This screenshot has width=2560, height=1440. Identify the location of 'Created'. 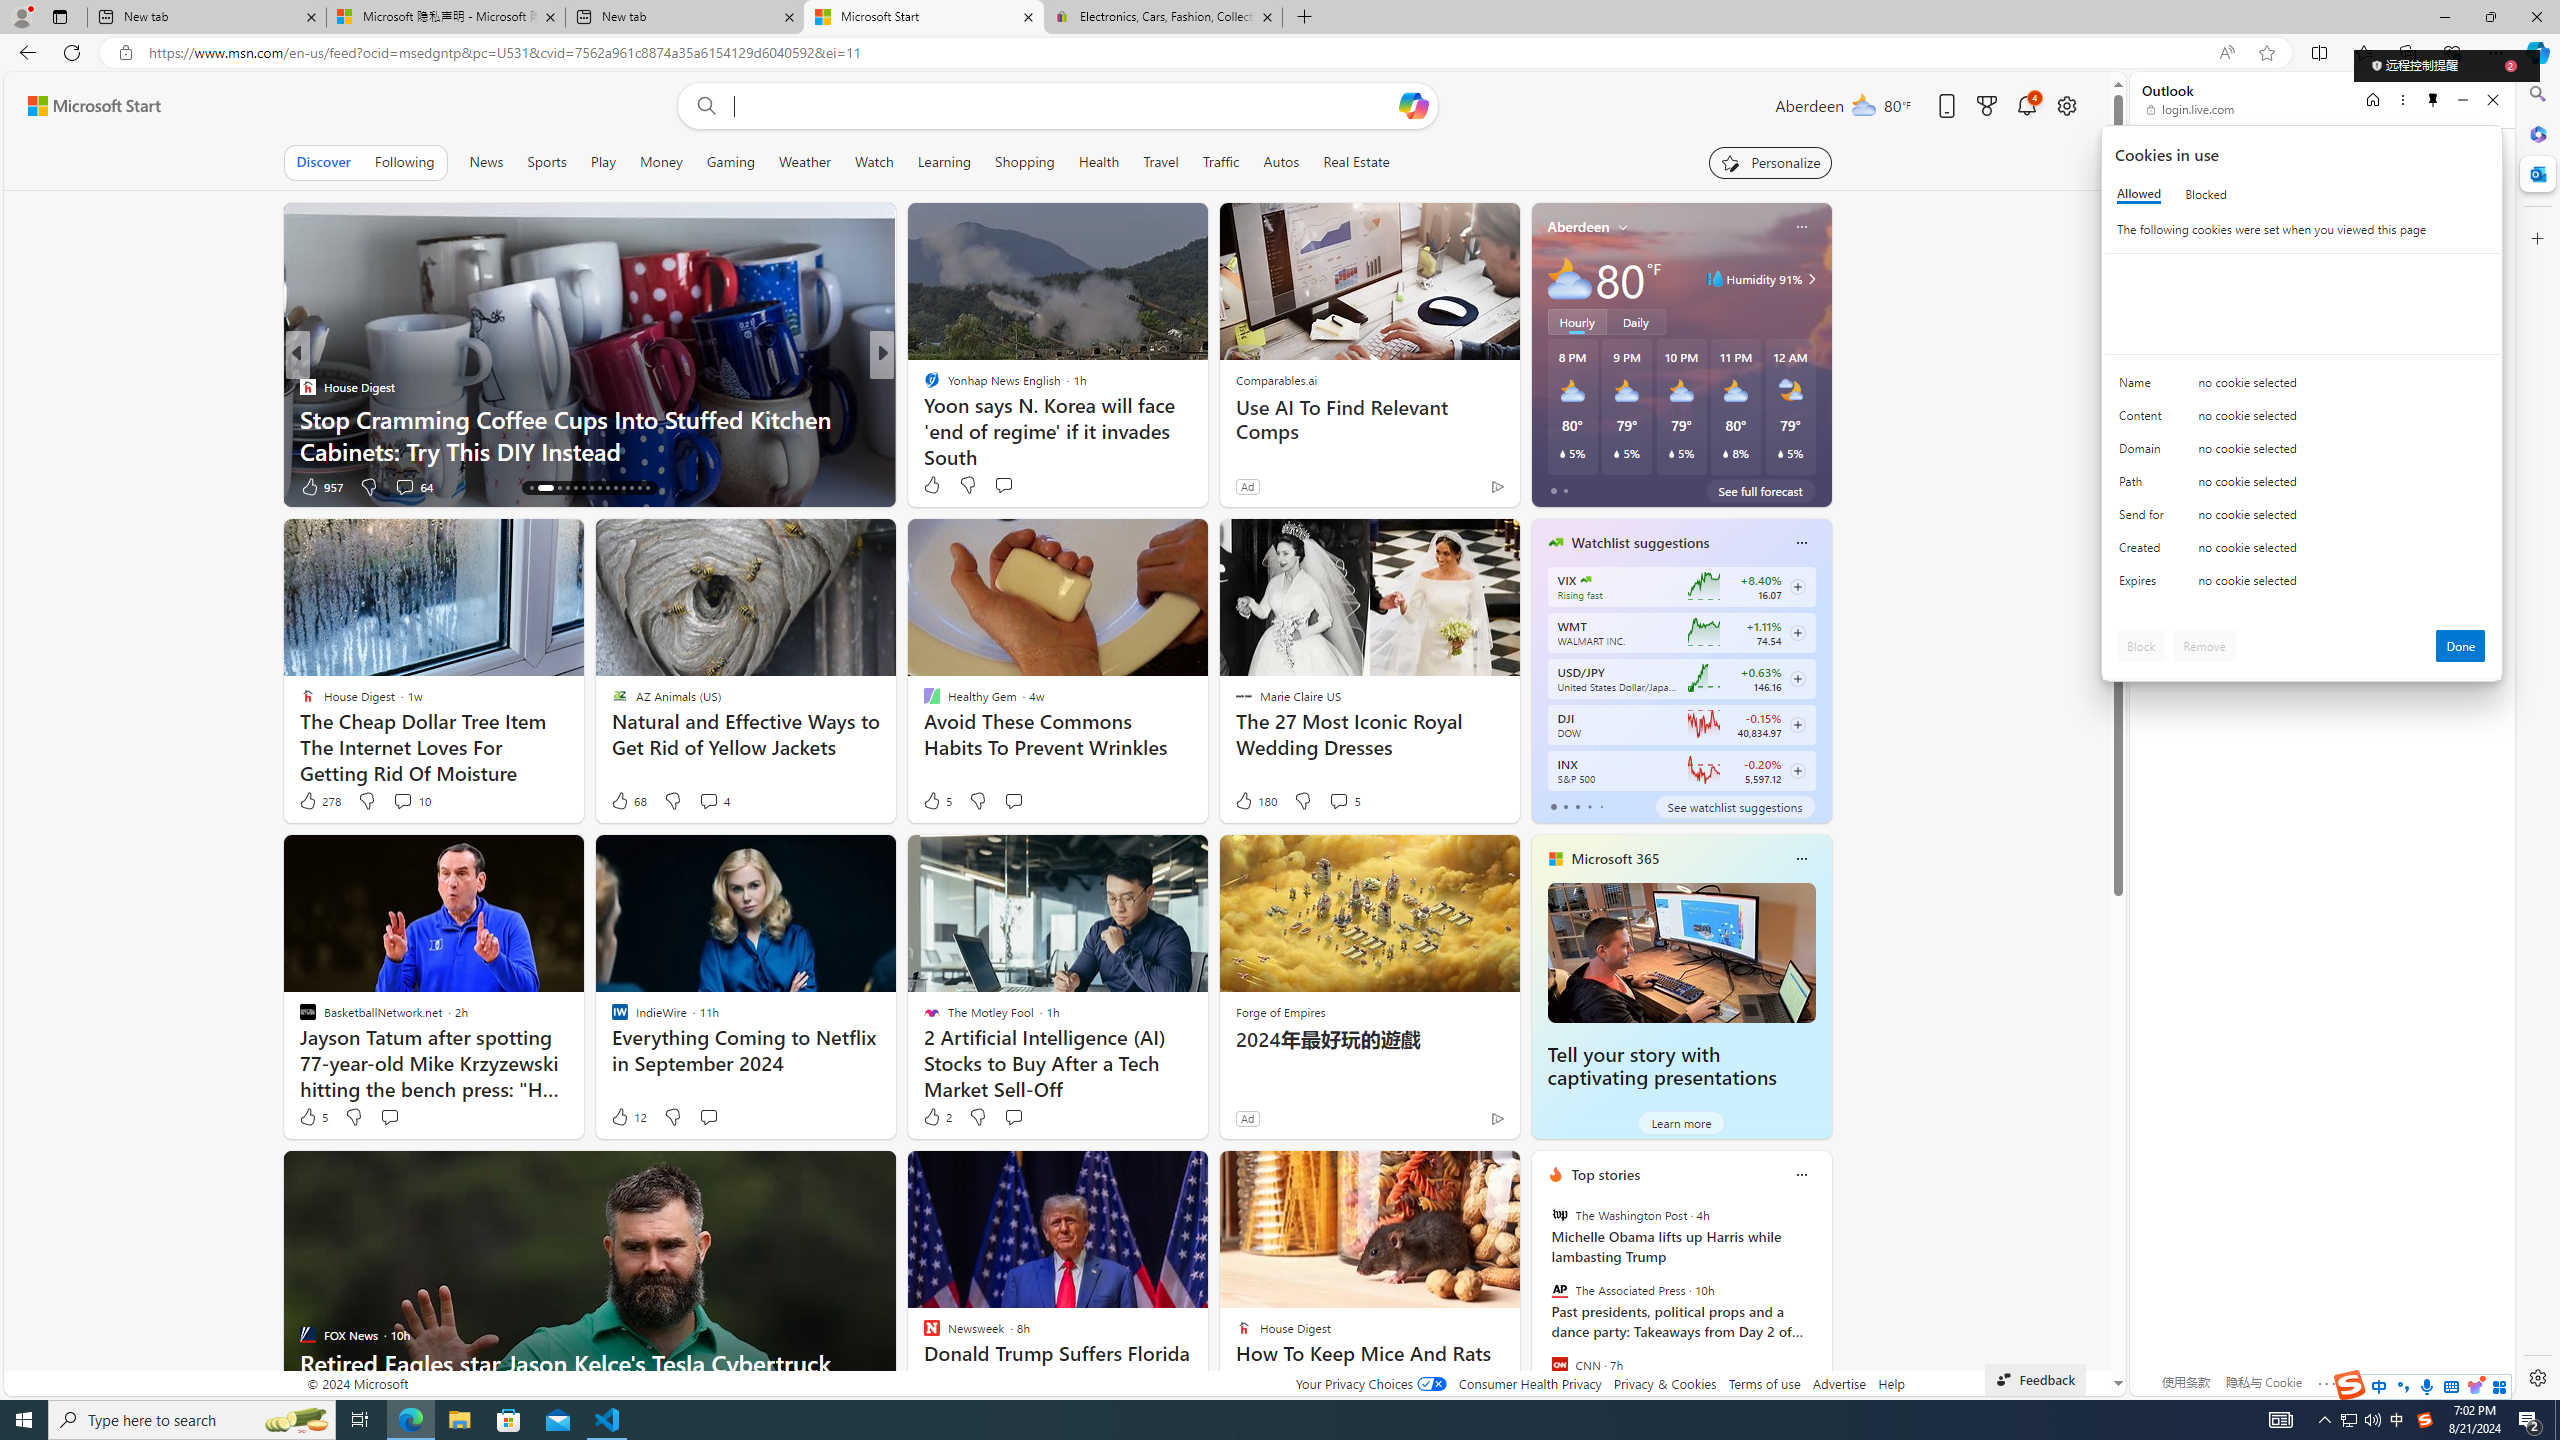
(2144, 551).